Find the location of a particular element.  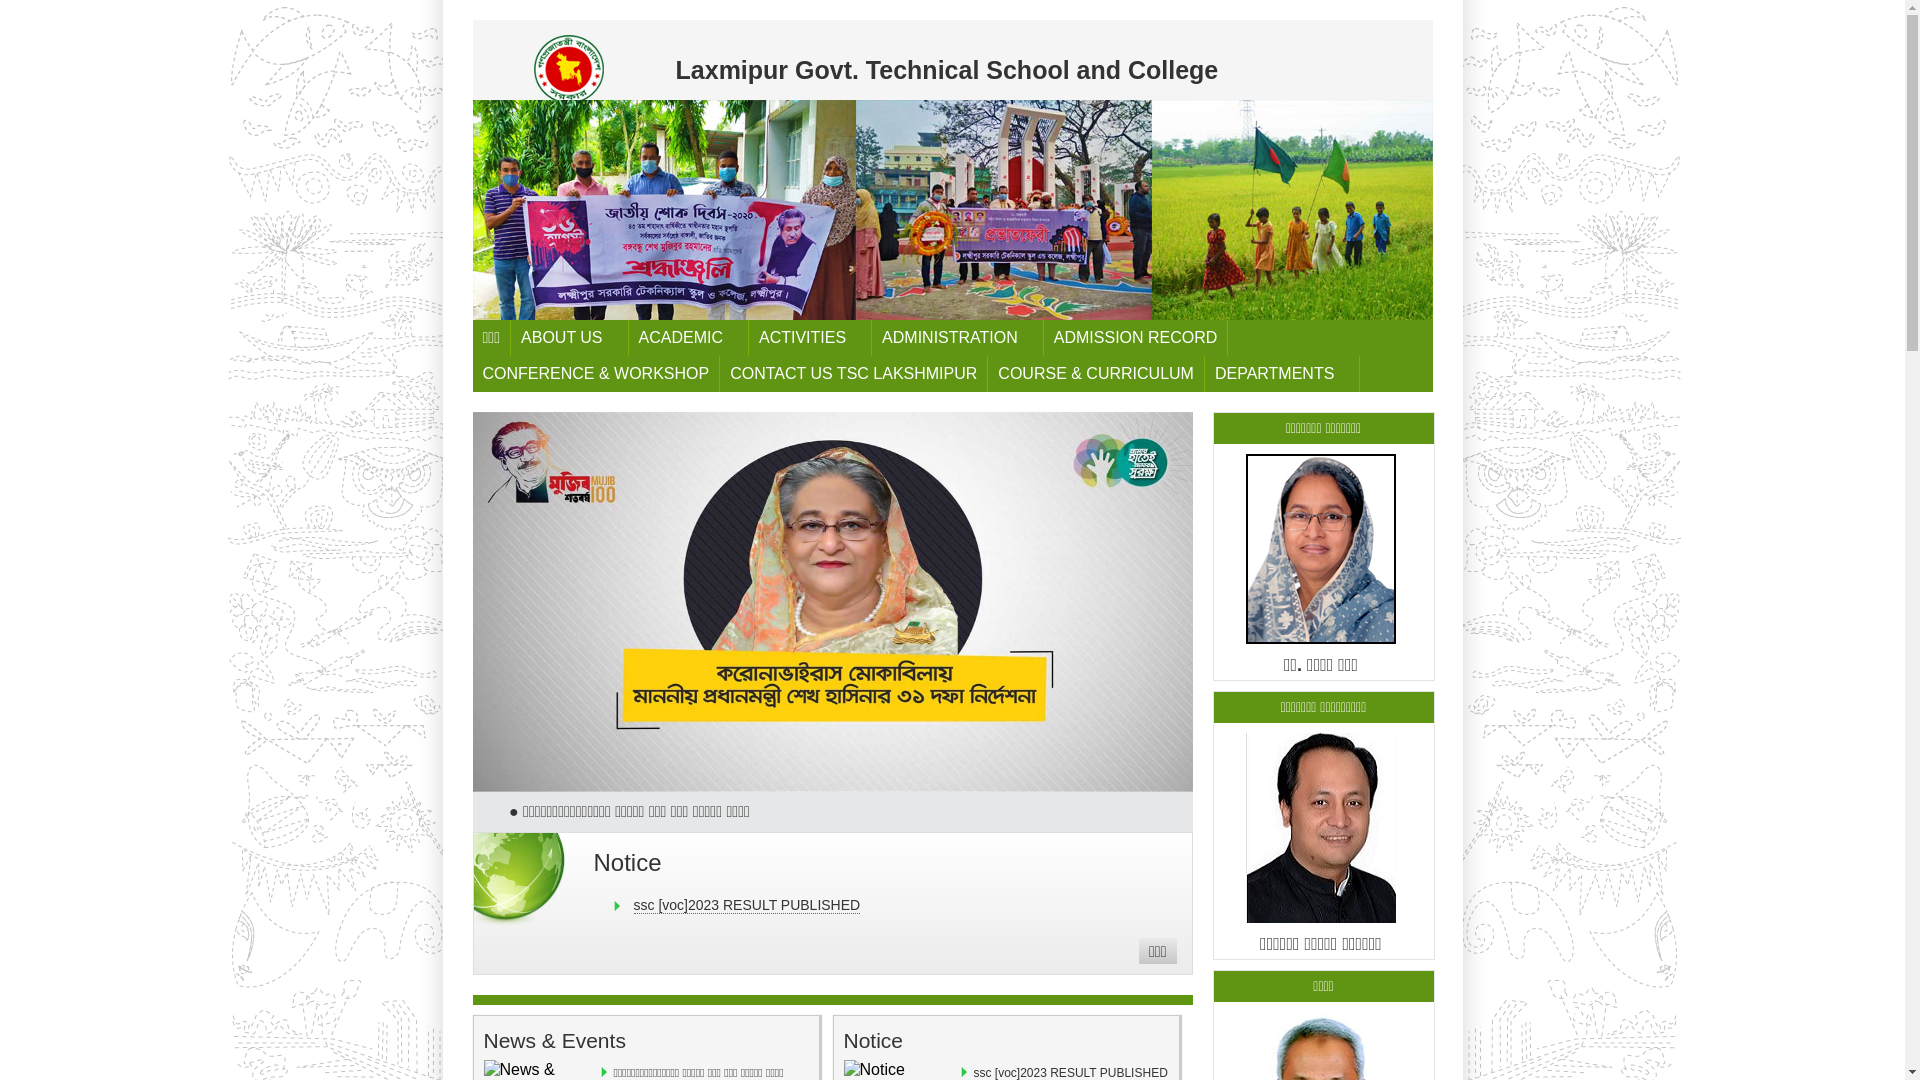

'ABOUT US' is located at coordinates (569, 337).